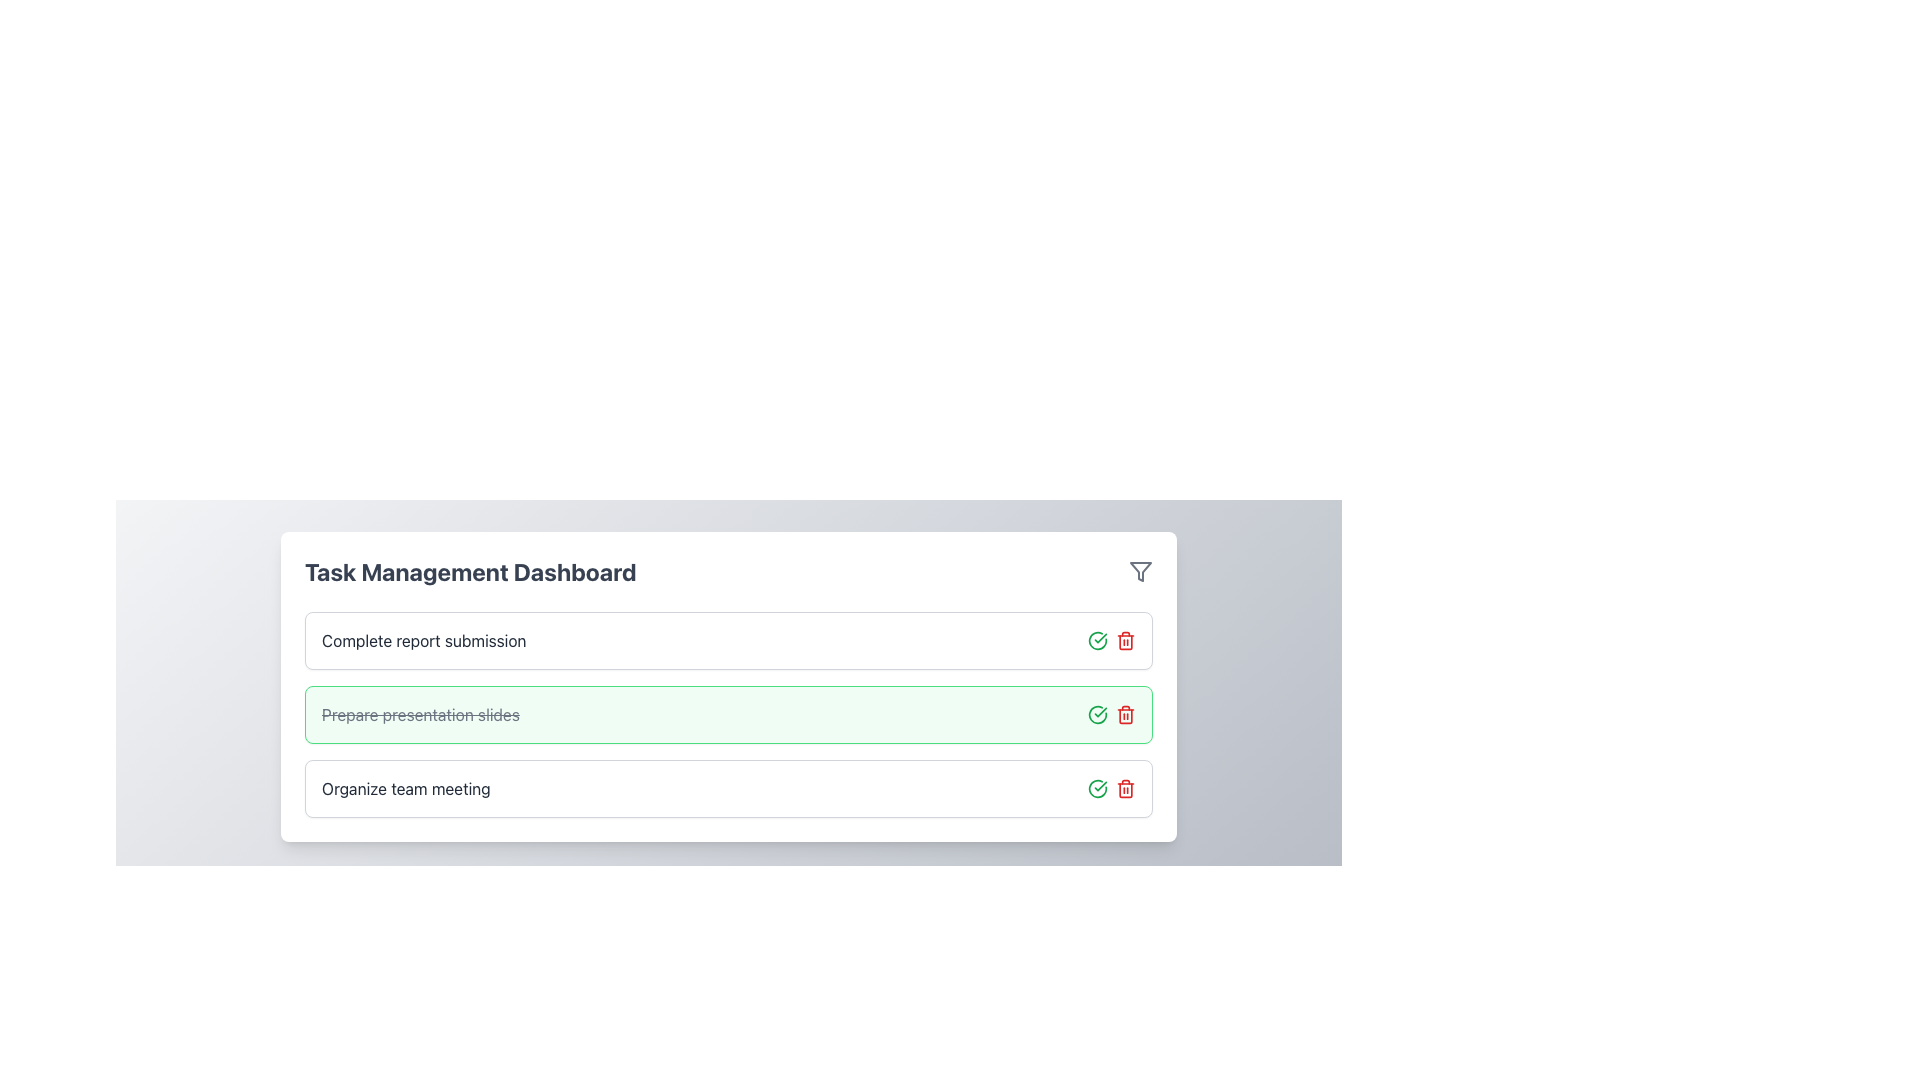 This screenshot has width=1920, height=1080. What do you see at coordinates (1097, 640) in the screenshot?
I see `the green circular checkmark icon located to the right of the second task in the checklist to mark the task as completed` at bounding box center [1097, 640].